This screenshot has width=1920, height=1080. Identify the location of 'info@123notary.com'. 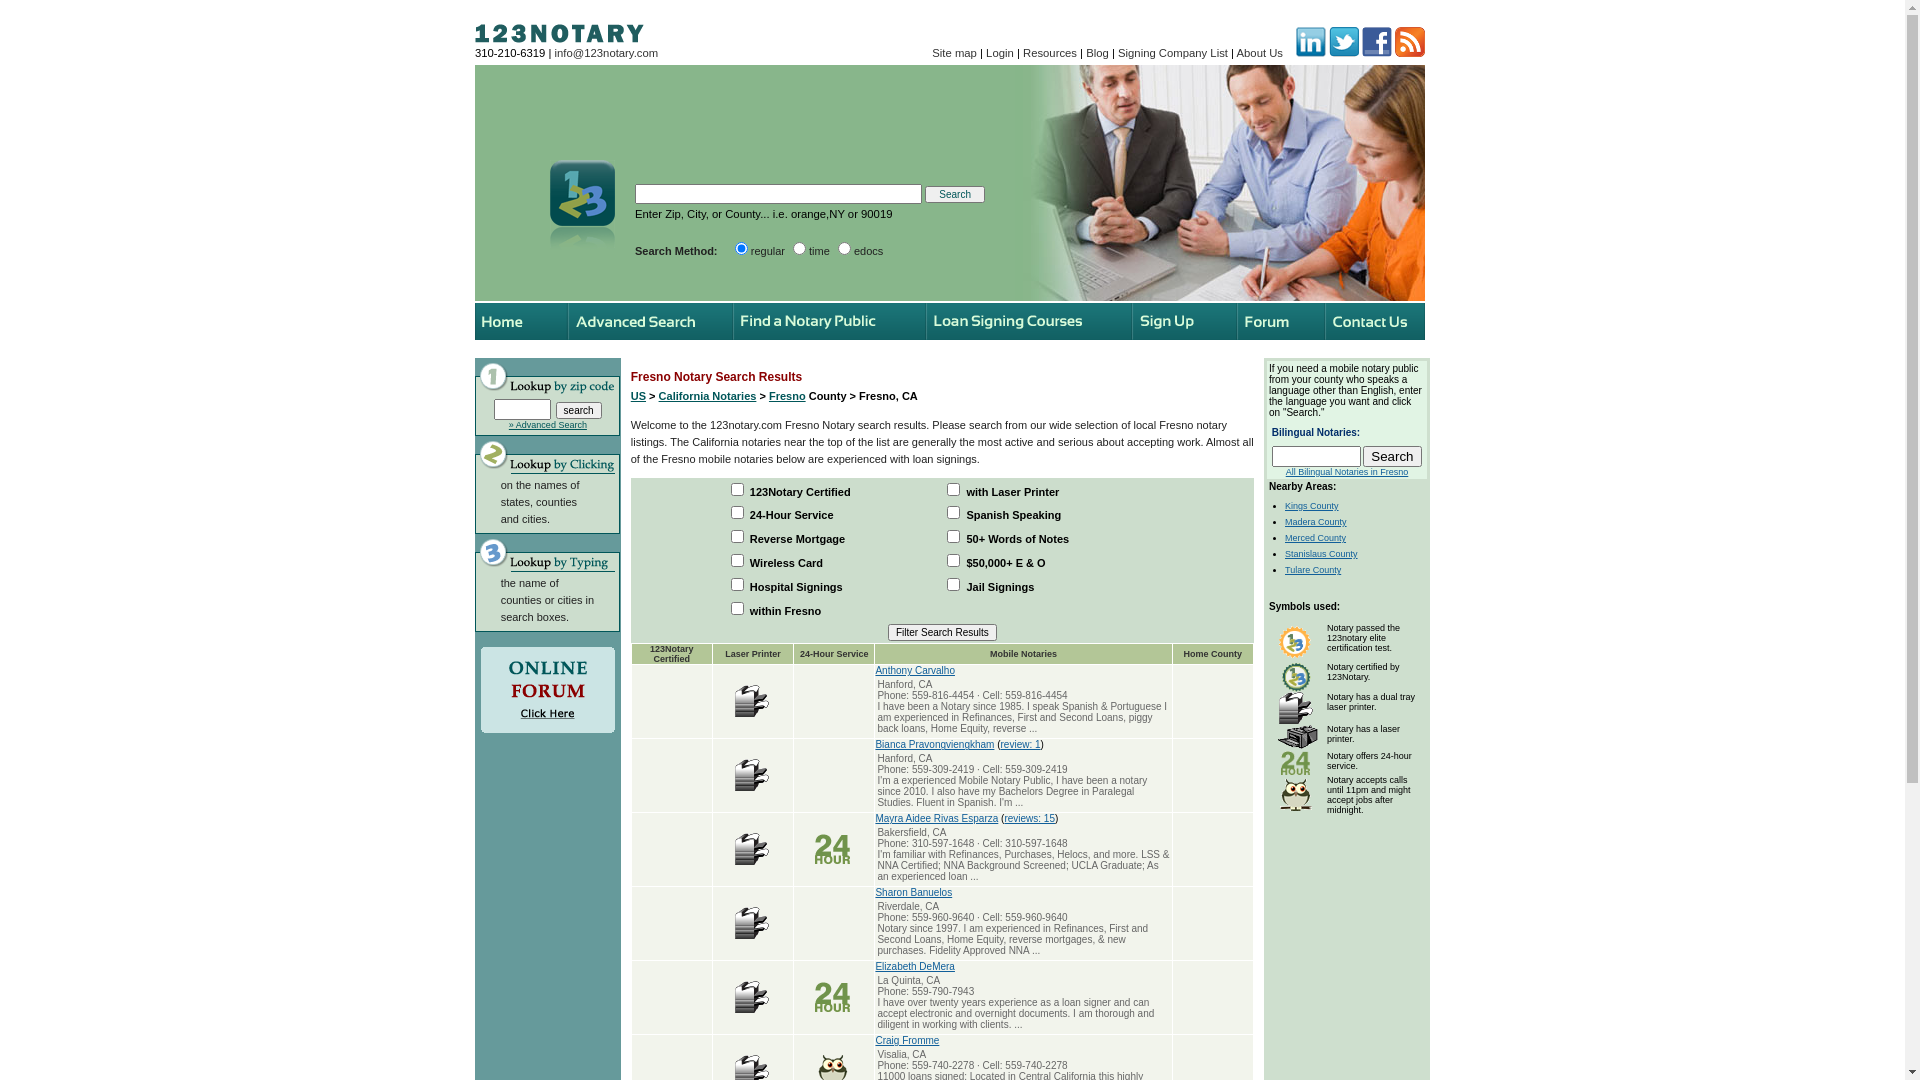
(605, 52).